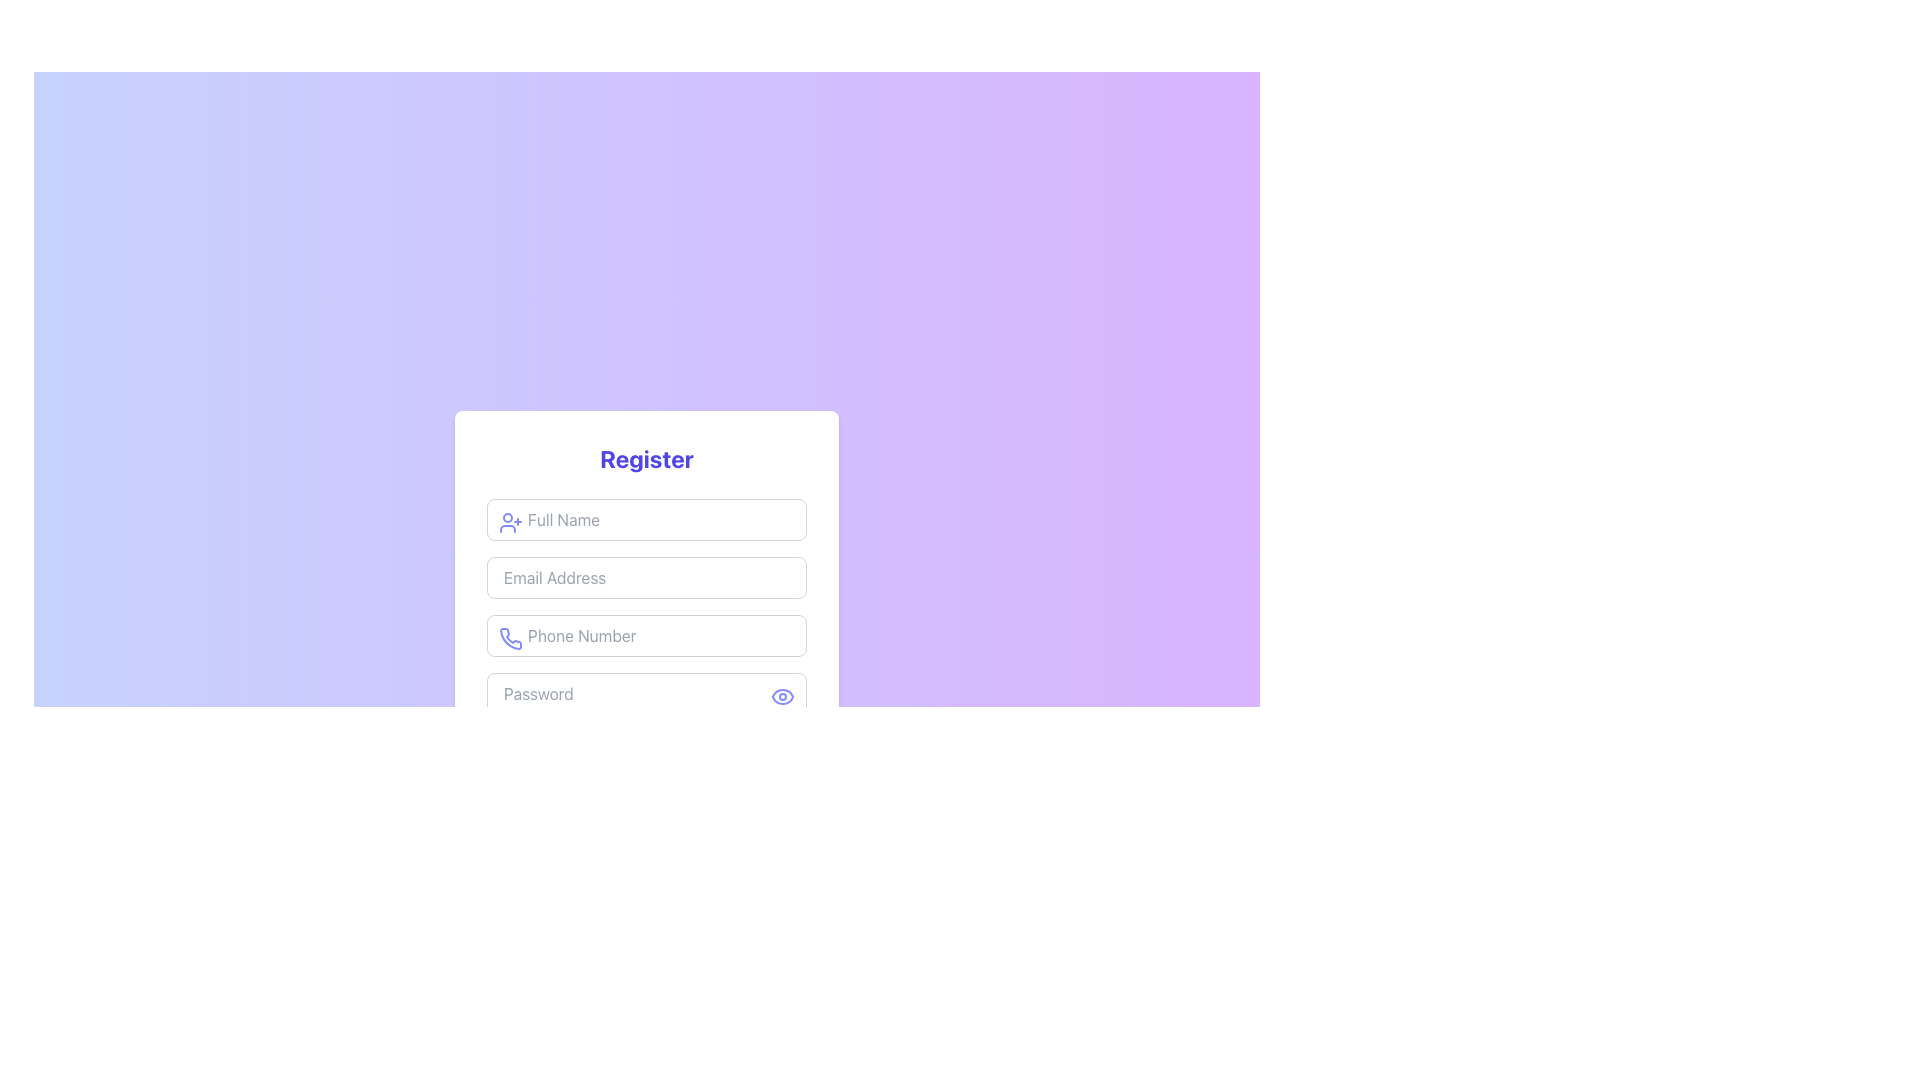  What do you see at coordinates (511, 639) in the screenshot?
I see `the decorative phone number icon located inside the 'Phone Number' input field, which is the third field in the form` at bounding box center [511, 639].